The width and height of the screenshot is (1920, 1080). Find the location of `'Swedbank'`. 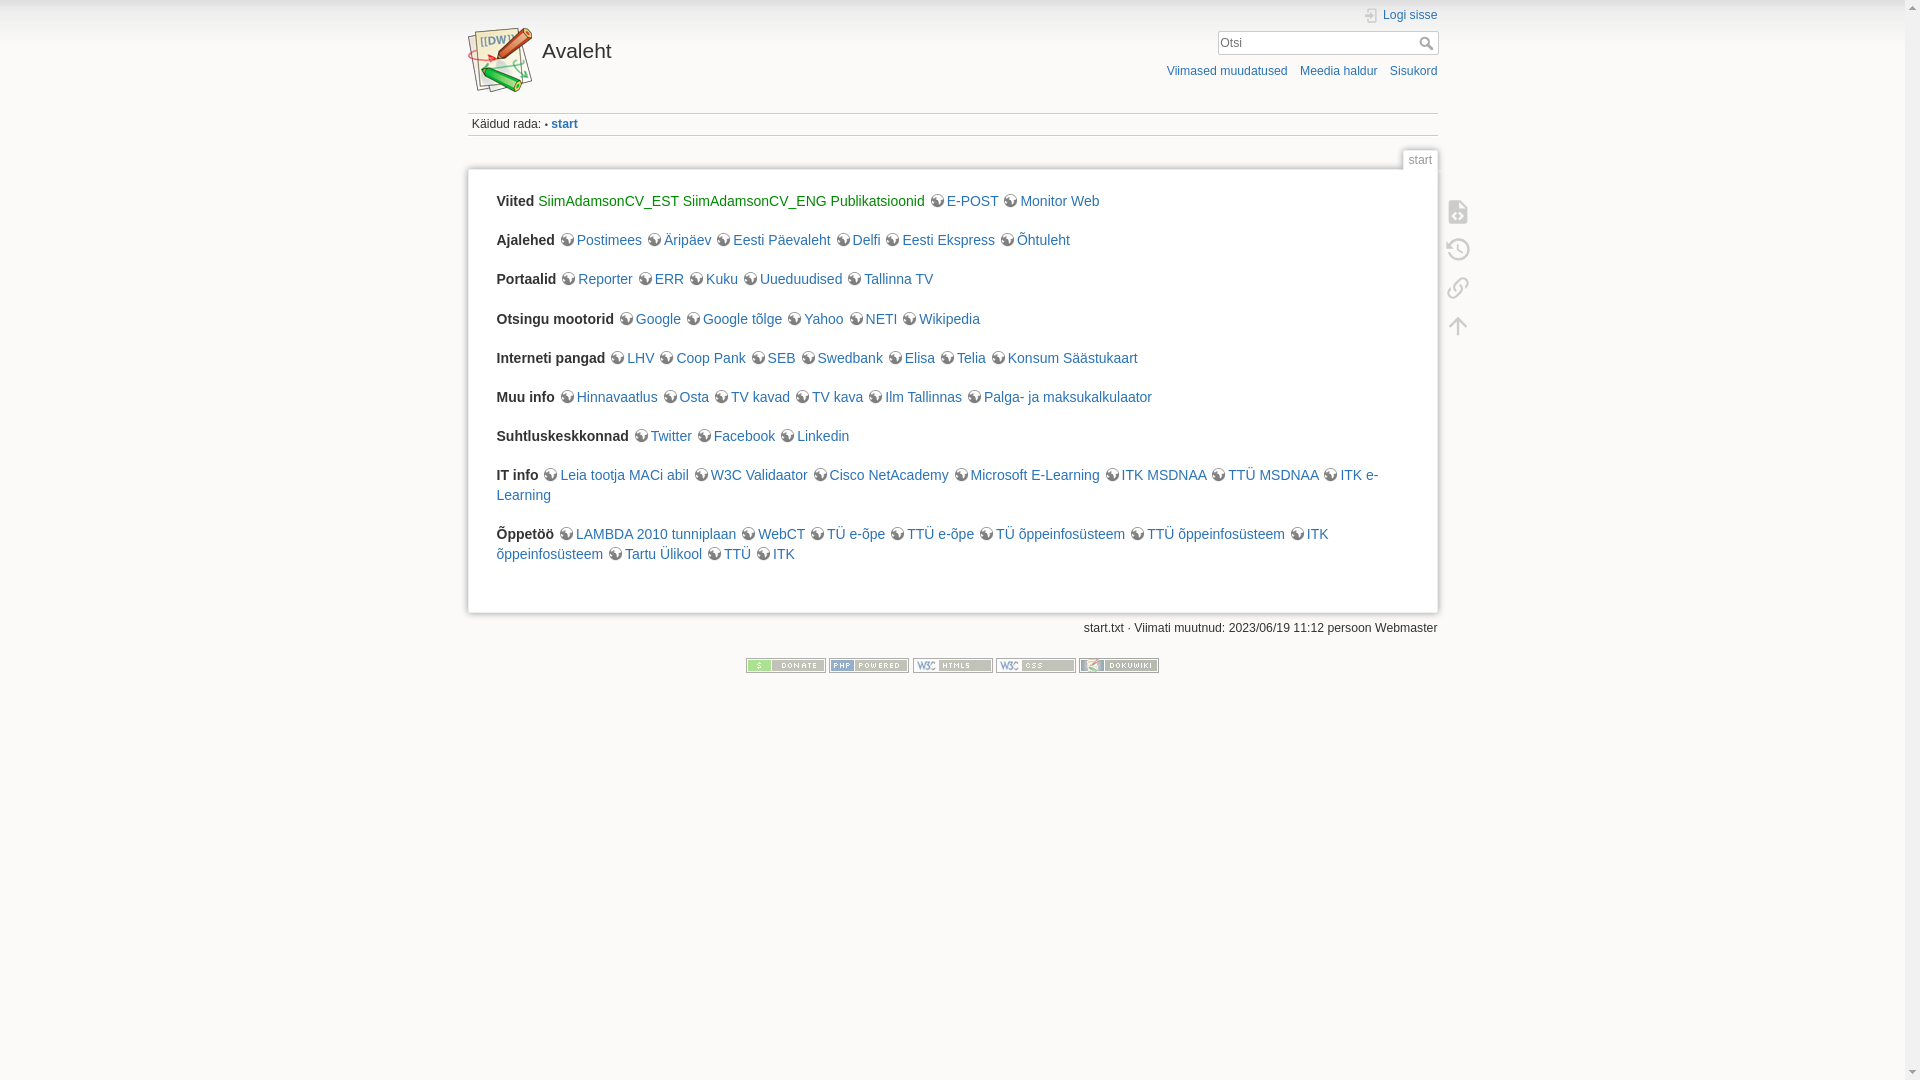

'Swedbank' is located at coordinates (841, 357).